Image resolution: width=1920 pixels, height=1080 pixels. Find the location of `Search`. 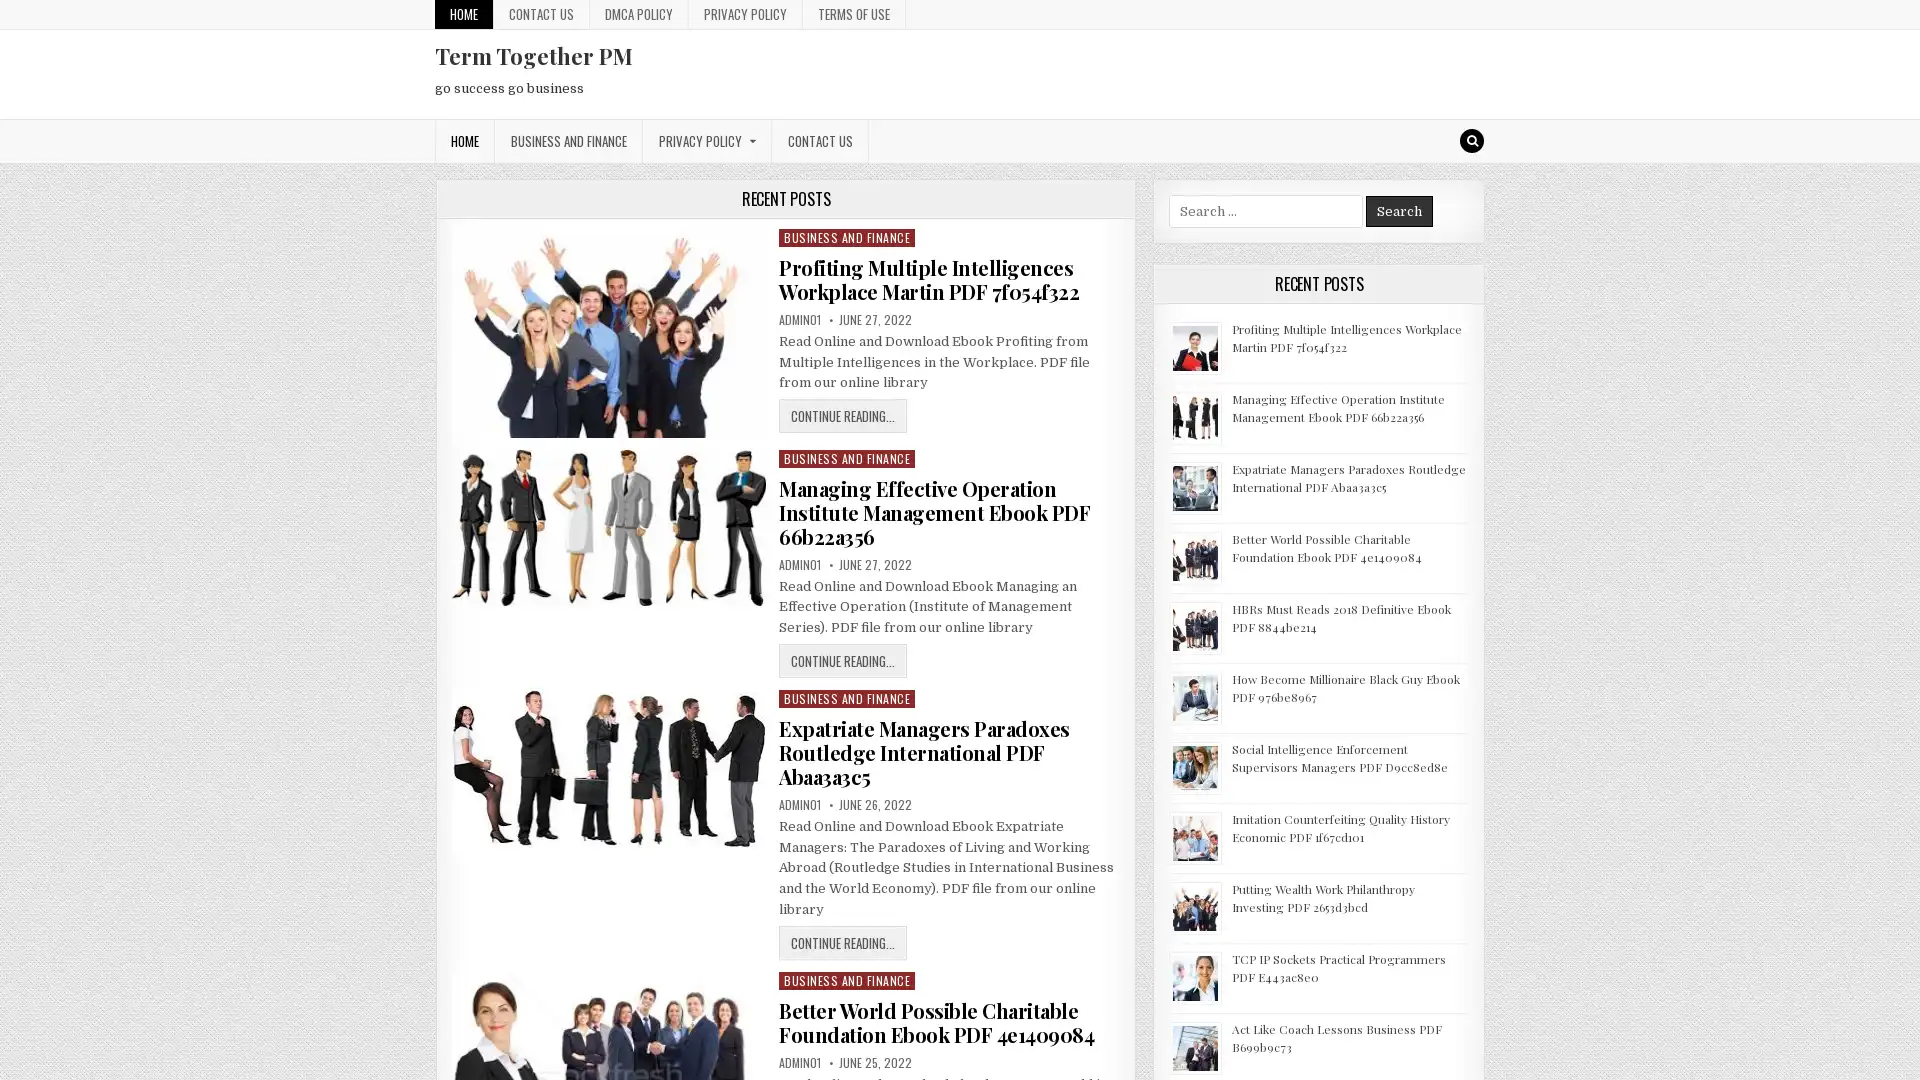

Search is located at coordinates (1398, 211).